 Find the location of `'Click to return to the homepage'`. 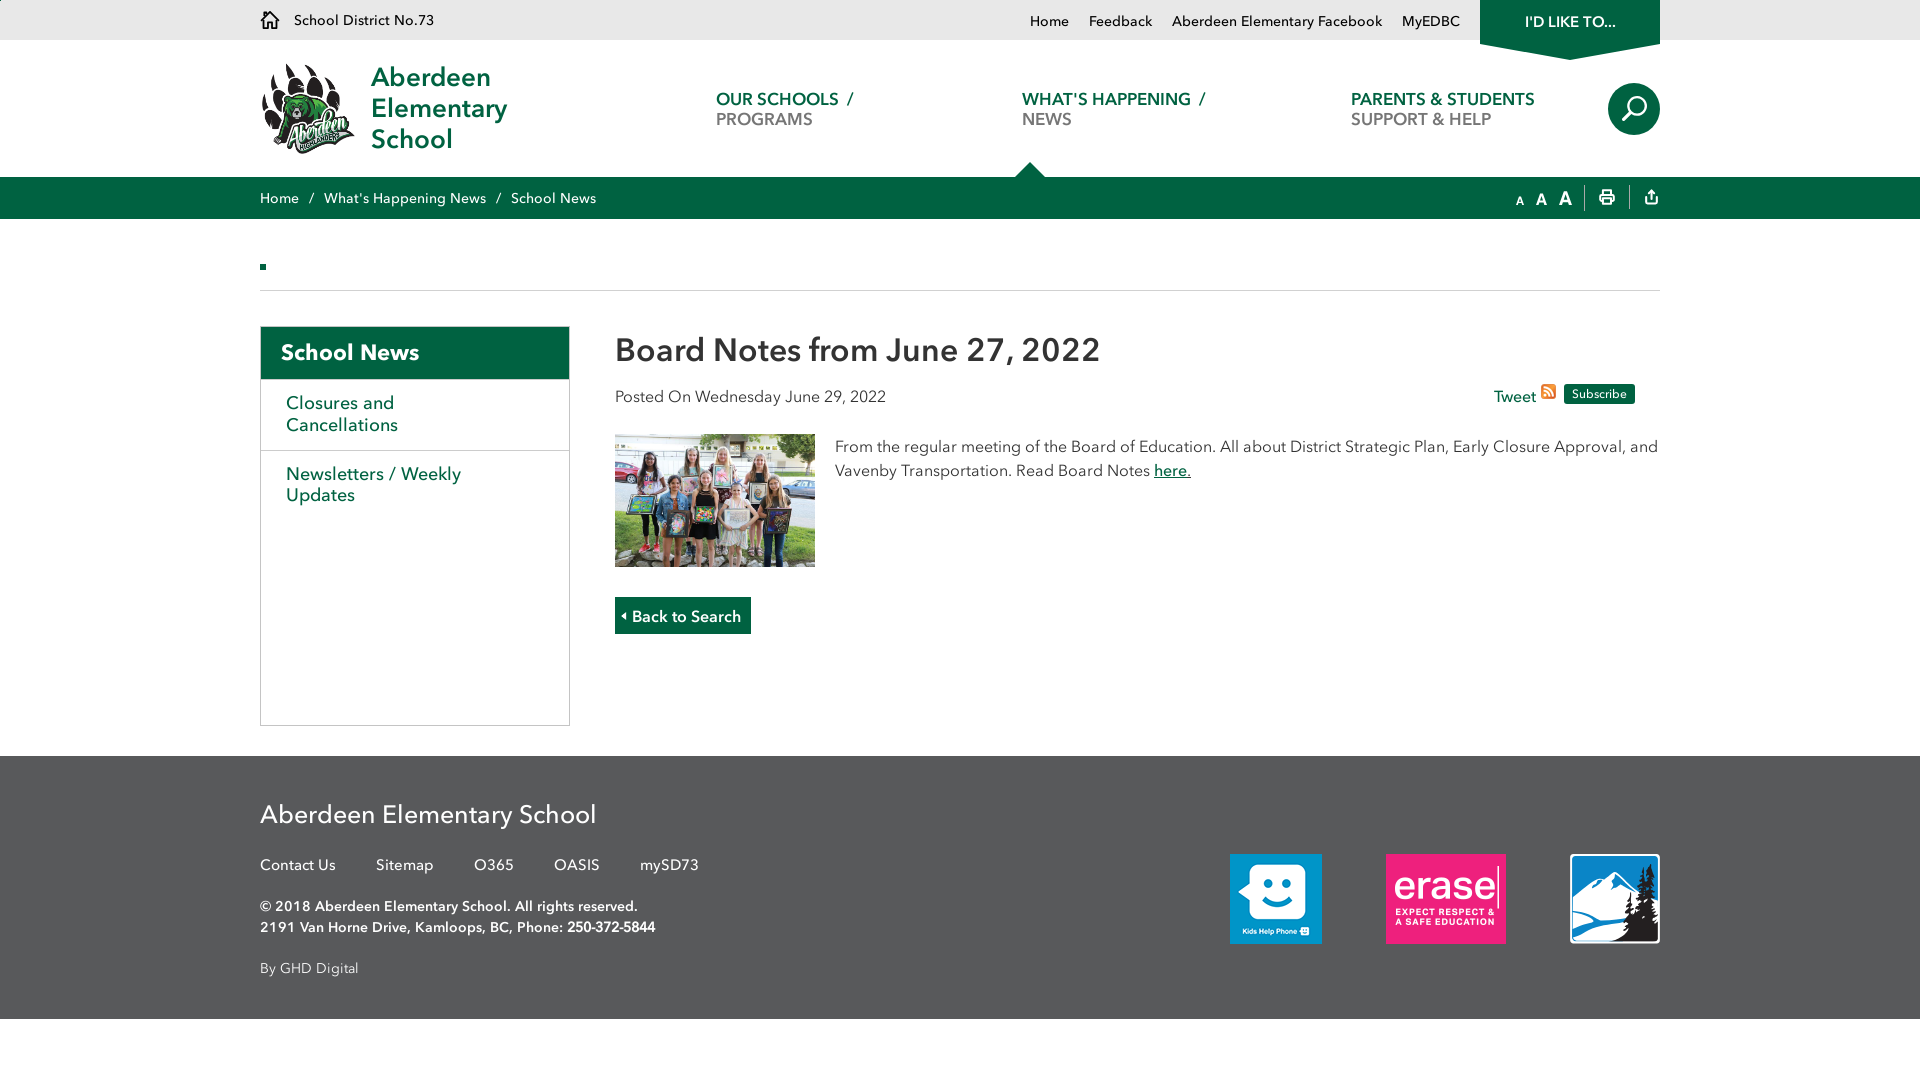

'Click to return to the homepage' is located at coordinates (314, 108).